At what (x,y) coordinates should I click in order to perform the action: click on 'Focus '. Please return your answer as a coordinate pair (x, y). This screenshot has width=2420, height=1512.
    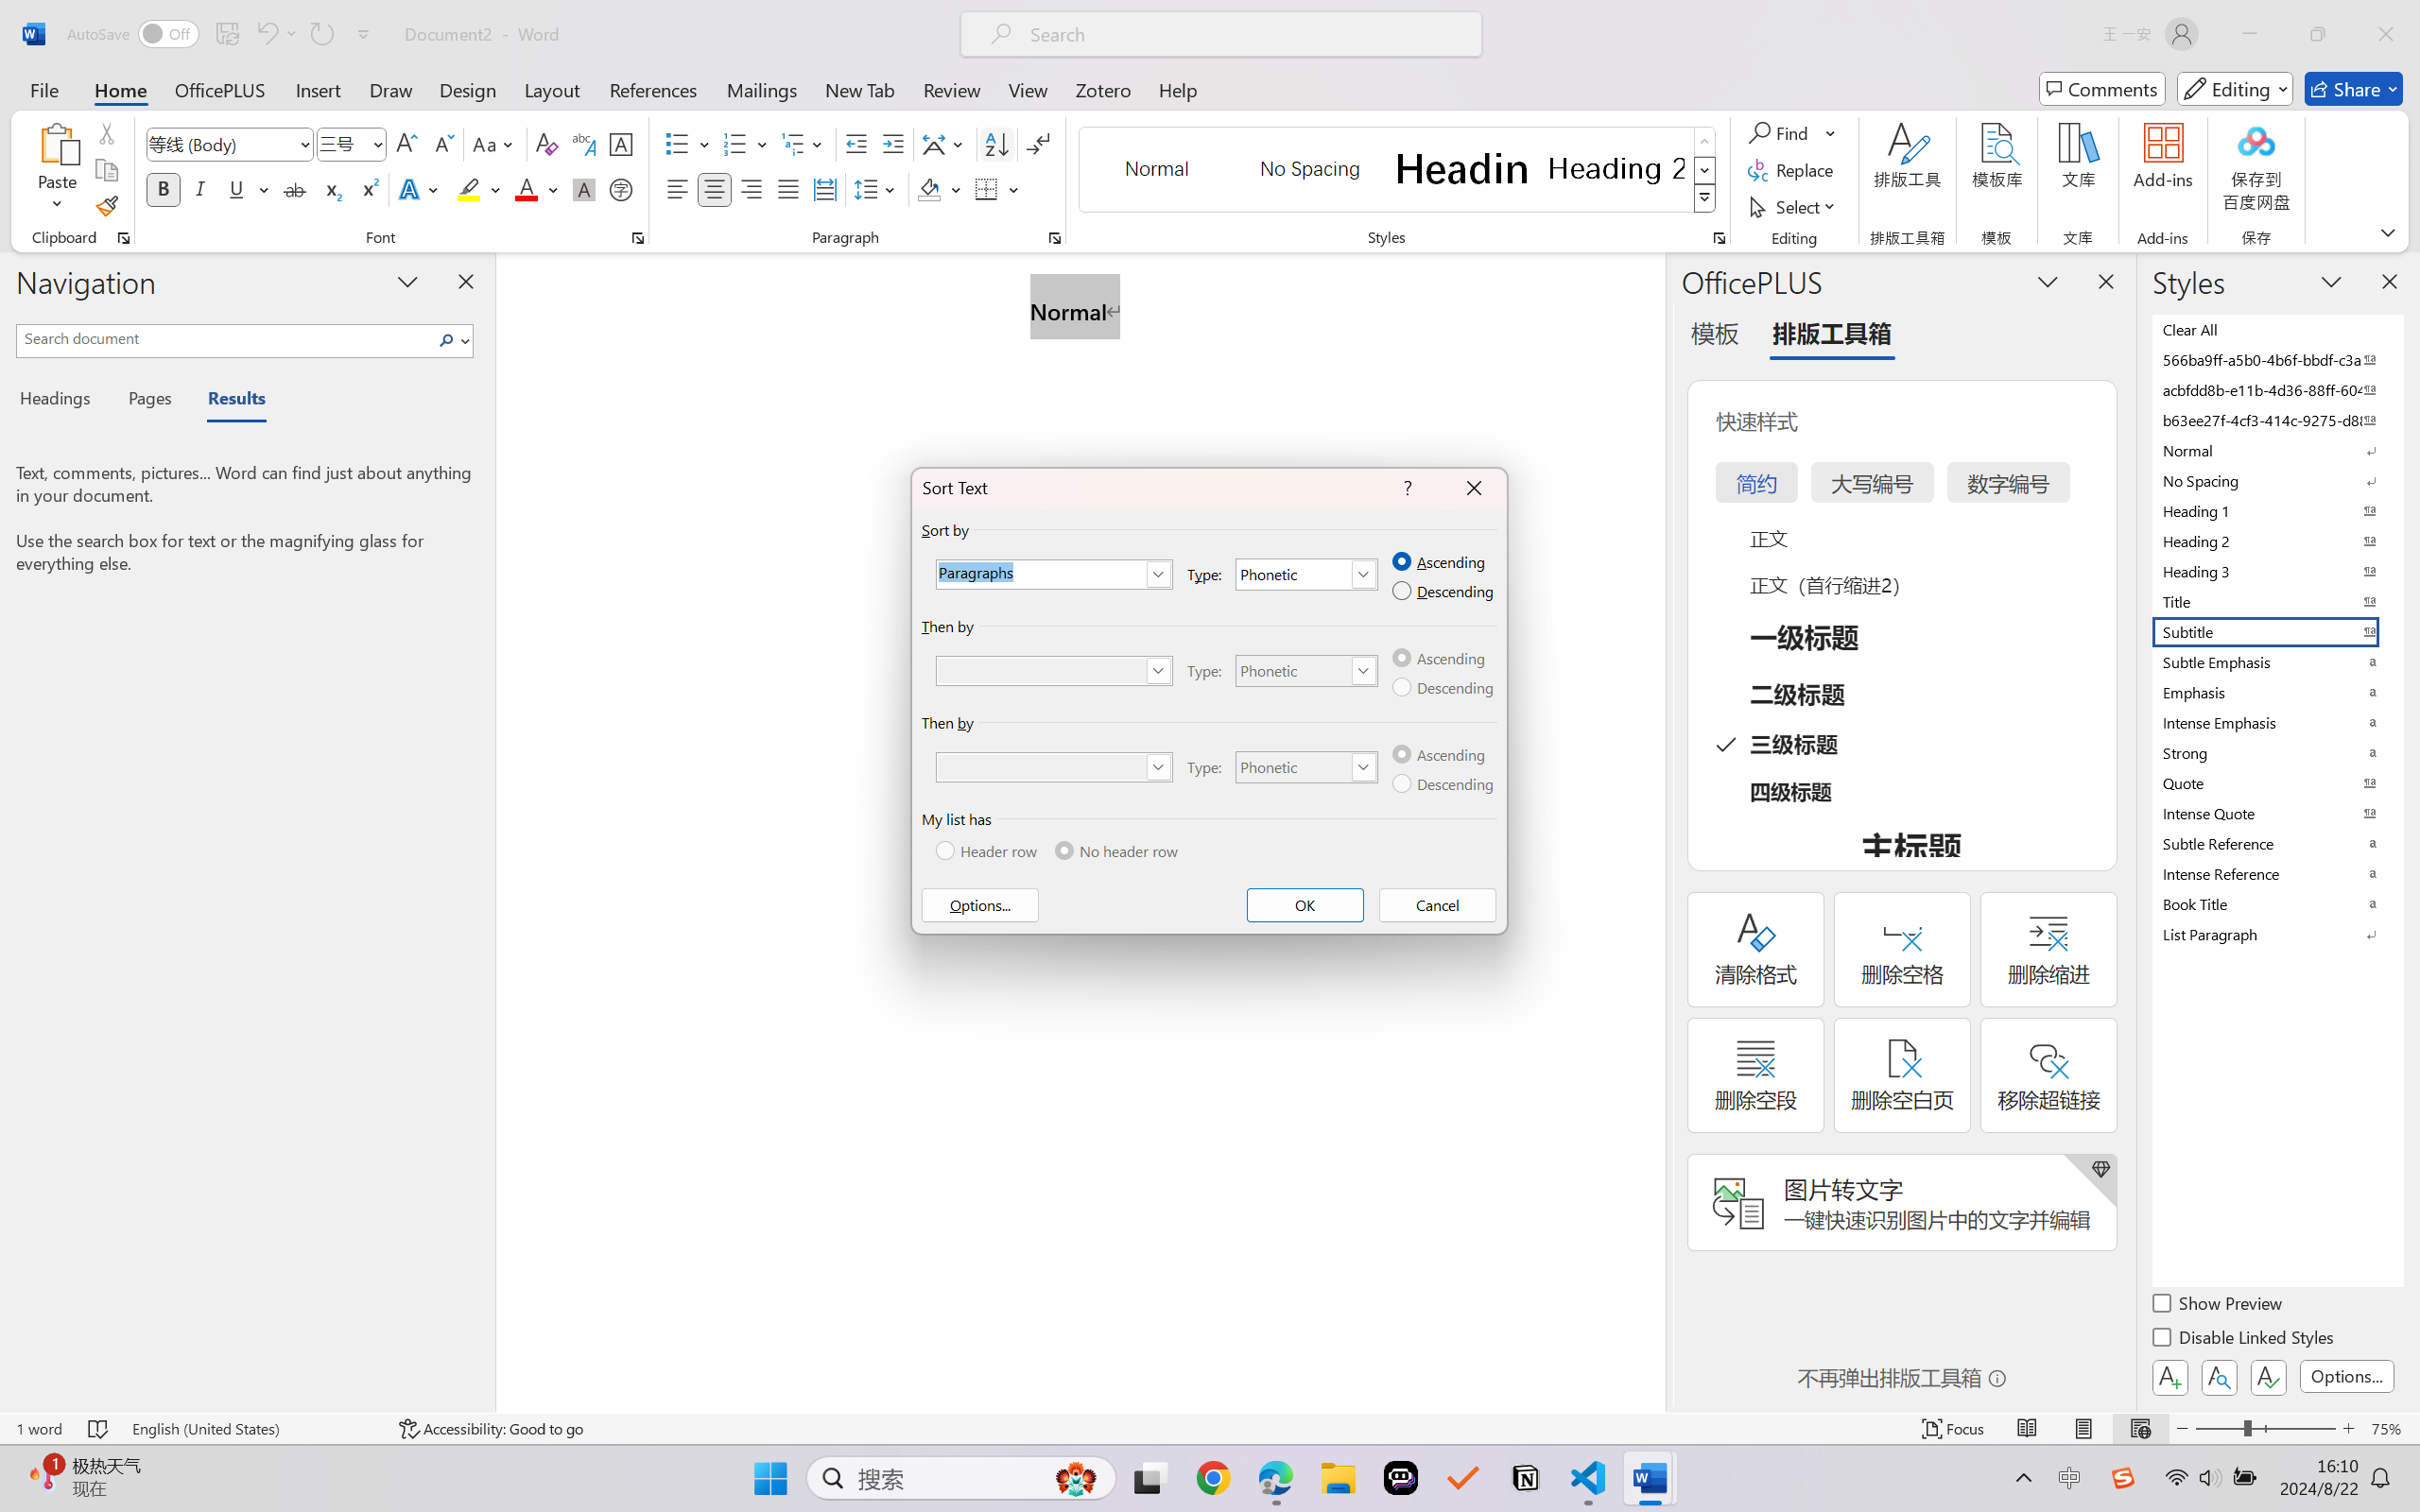
    Looking at the image, I should click on (1953, 1428).